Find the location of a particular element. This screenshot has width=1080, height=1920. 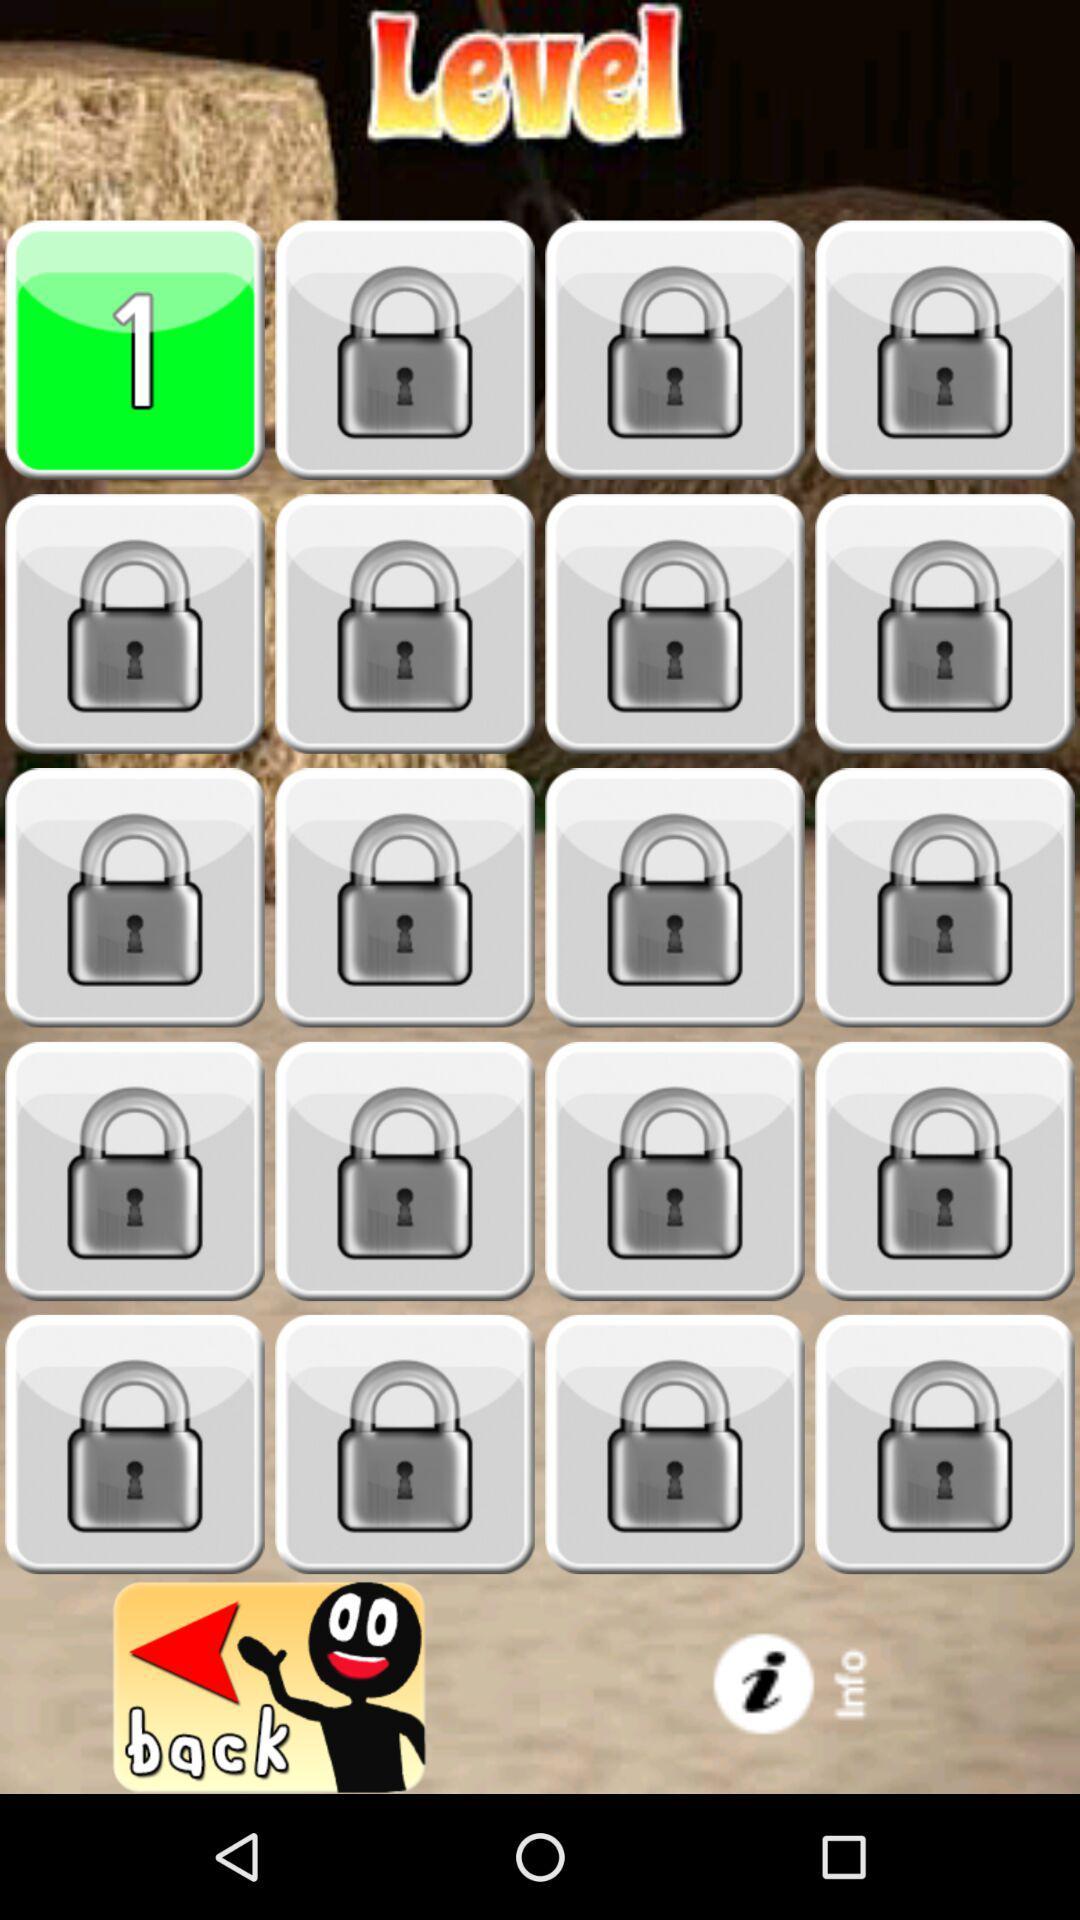

item locked is located at coordinates (945, 1171).